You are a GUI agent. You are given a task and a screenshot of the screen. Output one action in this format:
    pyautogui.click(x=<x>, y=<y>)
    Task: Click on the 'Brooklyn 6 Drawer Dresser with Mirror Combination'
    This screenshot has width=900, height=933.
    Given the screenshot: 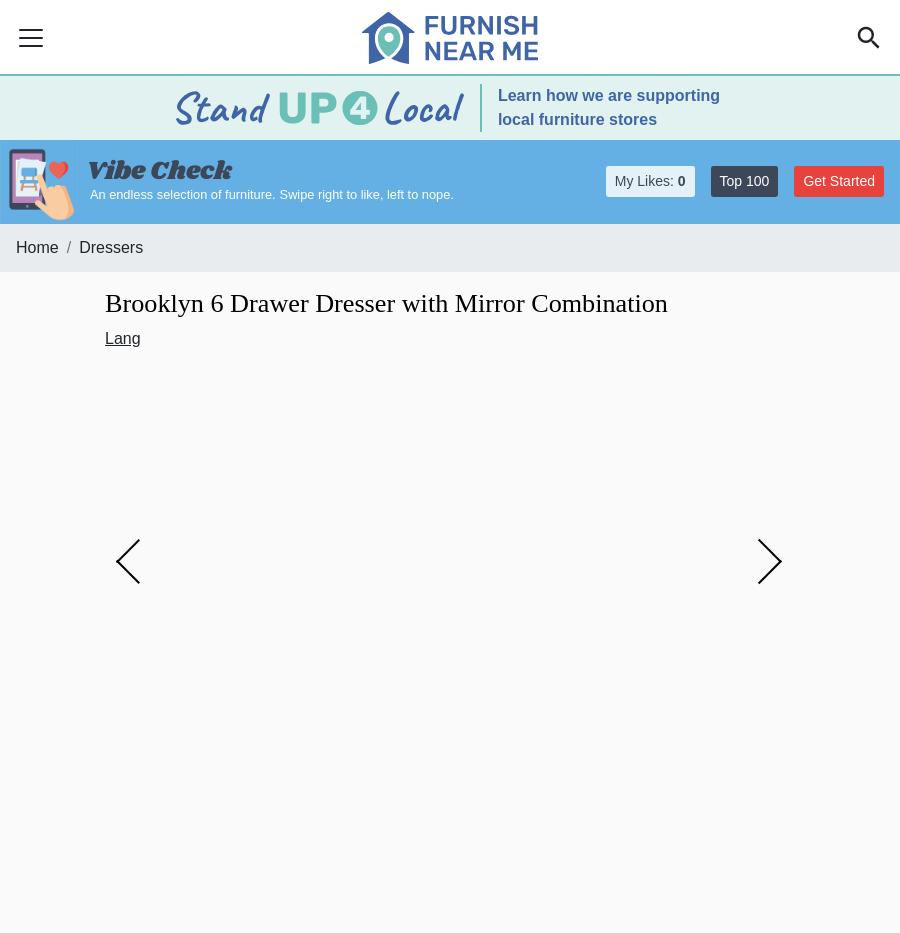 What is the action you would take?
    pyautogui.click(x=104, y=302)
    